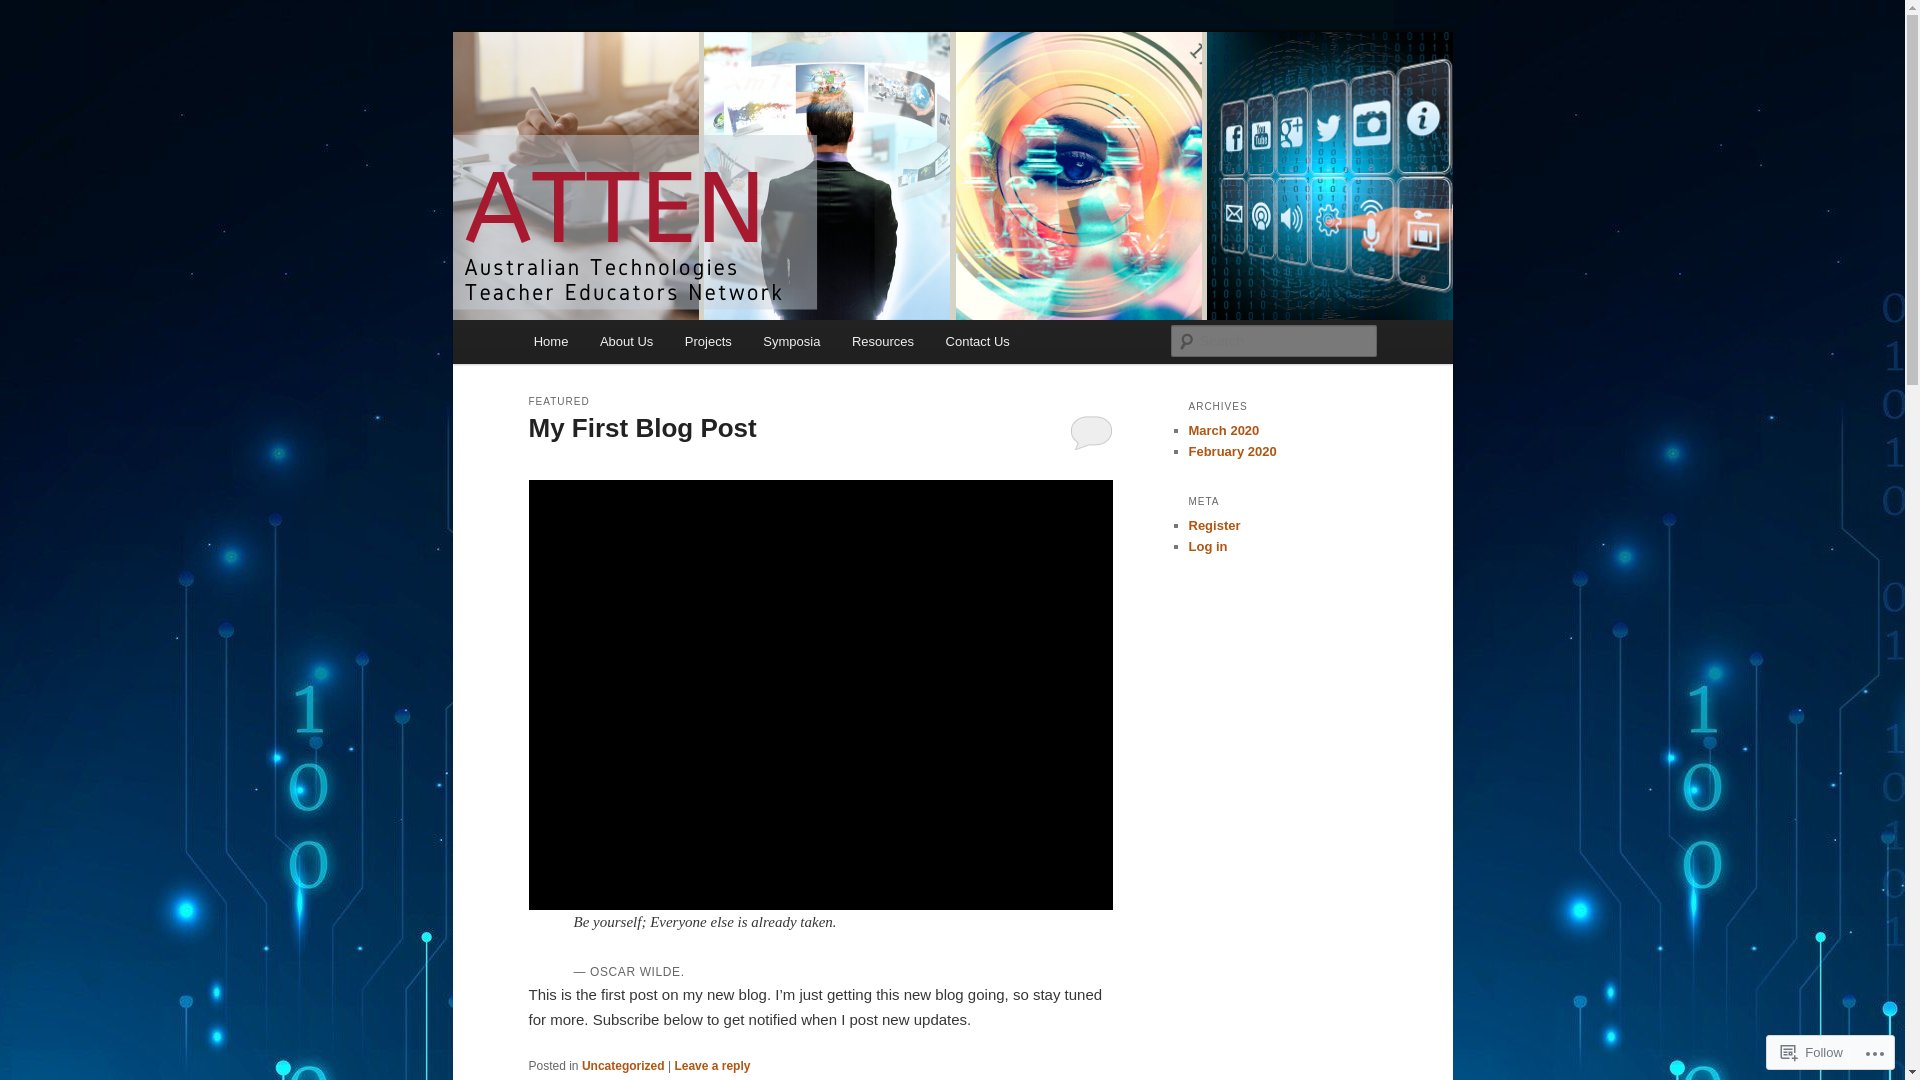 The width and height of the screenshot is (1920, 1080). I want to click on 'March 2020', so click(1222, 429).